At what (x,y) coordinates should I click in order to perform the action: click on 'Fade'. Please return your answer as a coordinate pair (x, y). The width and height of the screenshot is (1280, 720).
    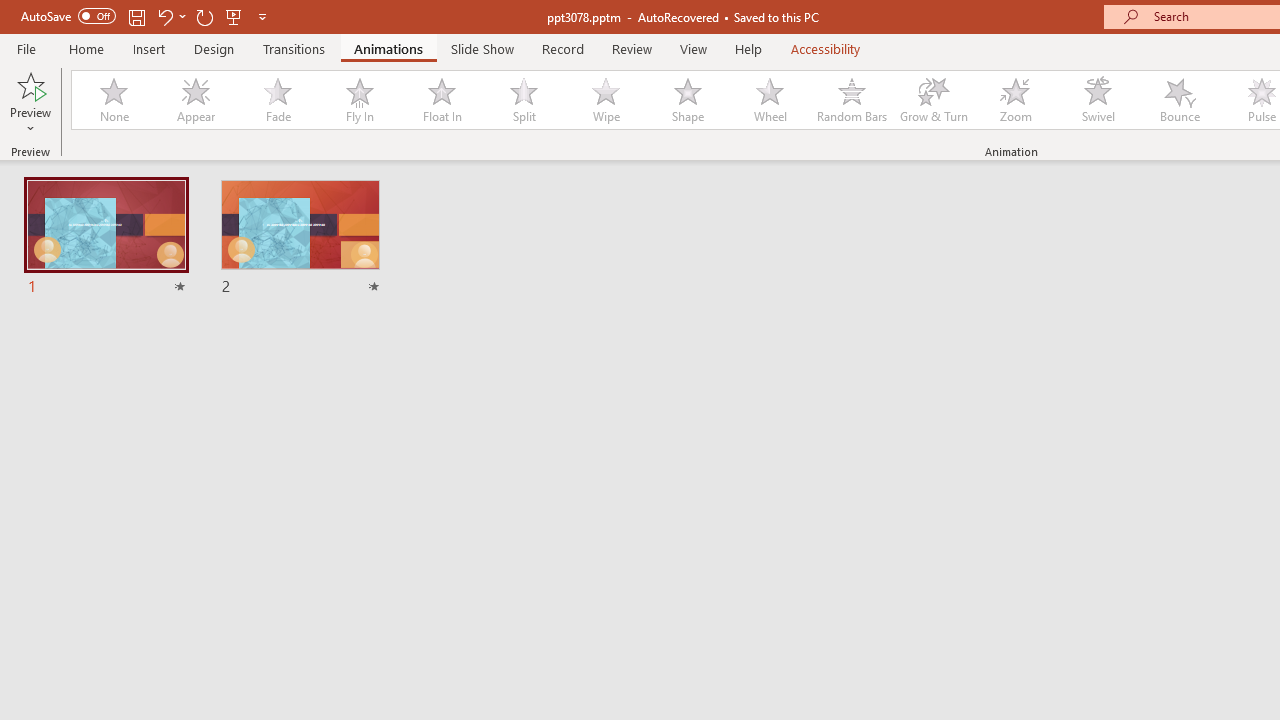
    Looking at the image, I should click on (276, 100).